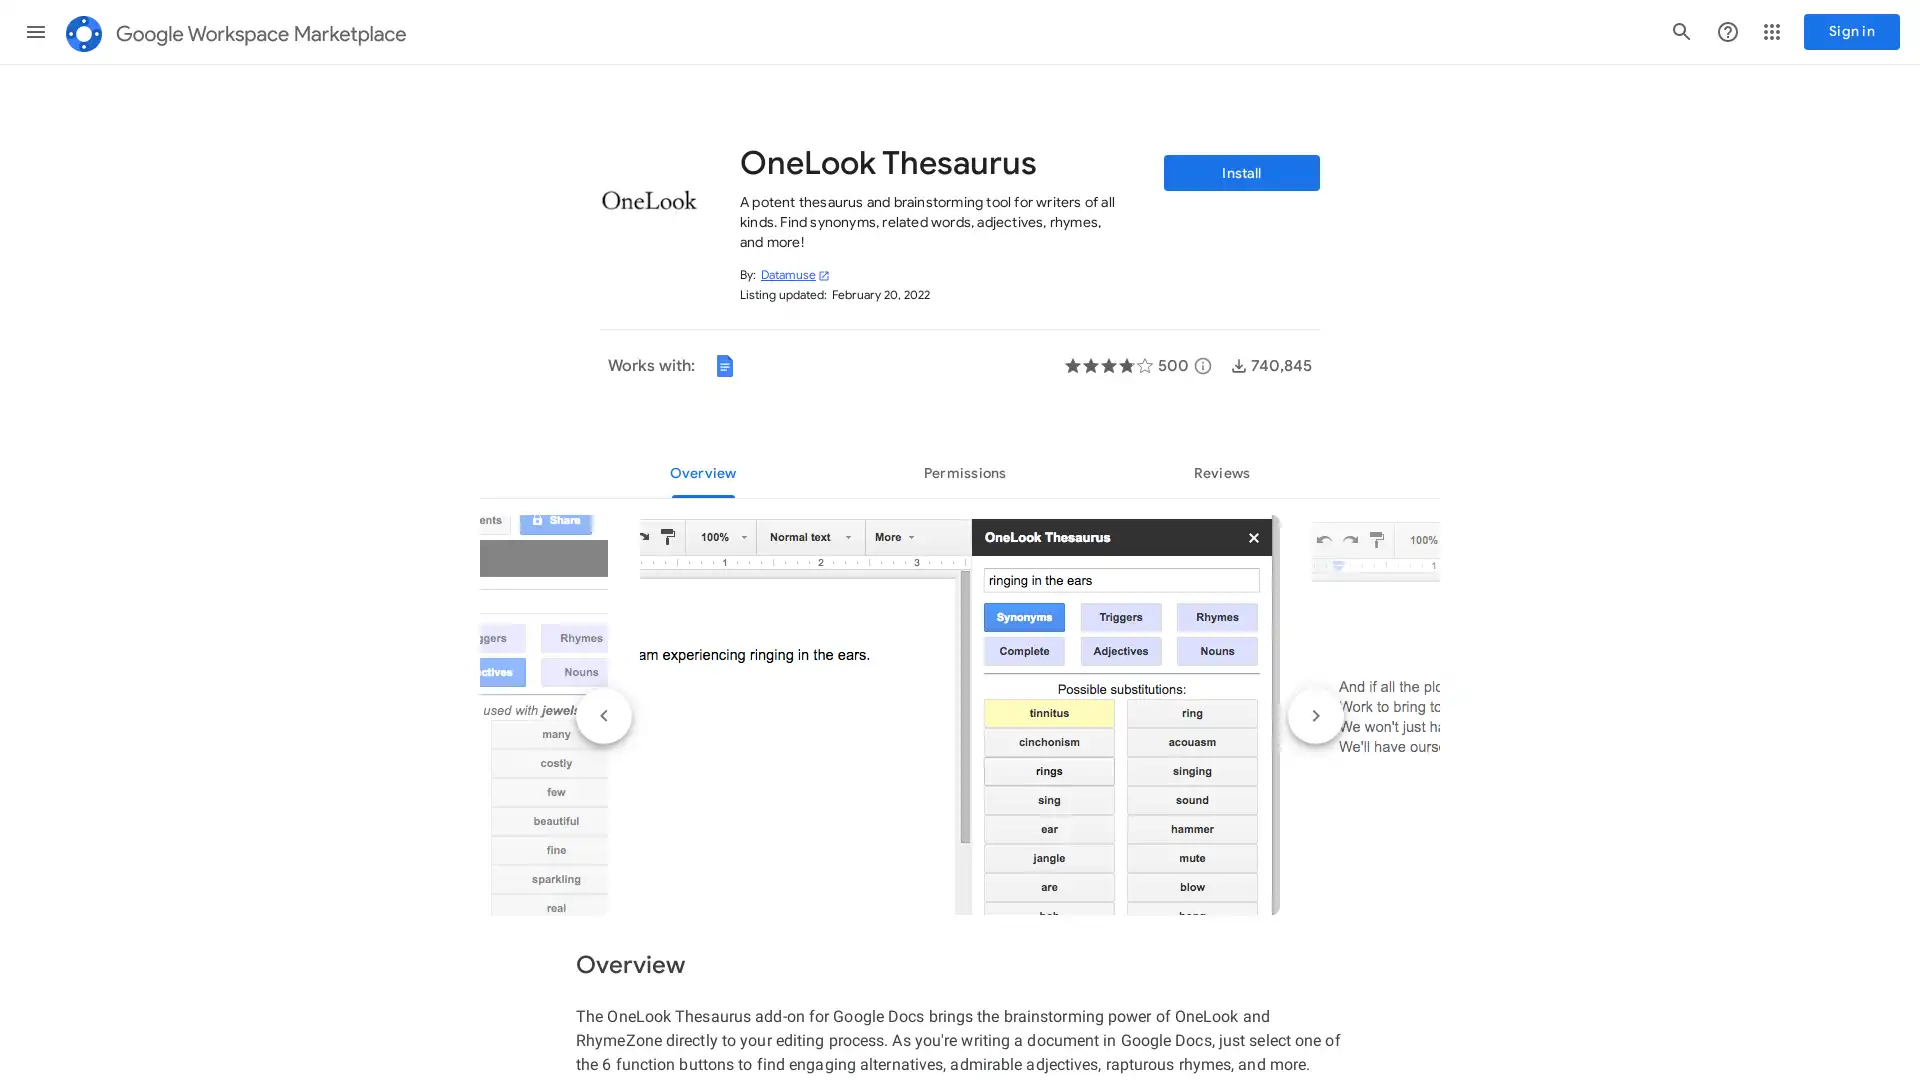  I want to click on Support, so click(1697, 31).